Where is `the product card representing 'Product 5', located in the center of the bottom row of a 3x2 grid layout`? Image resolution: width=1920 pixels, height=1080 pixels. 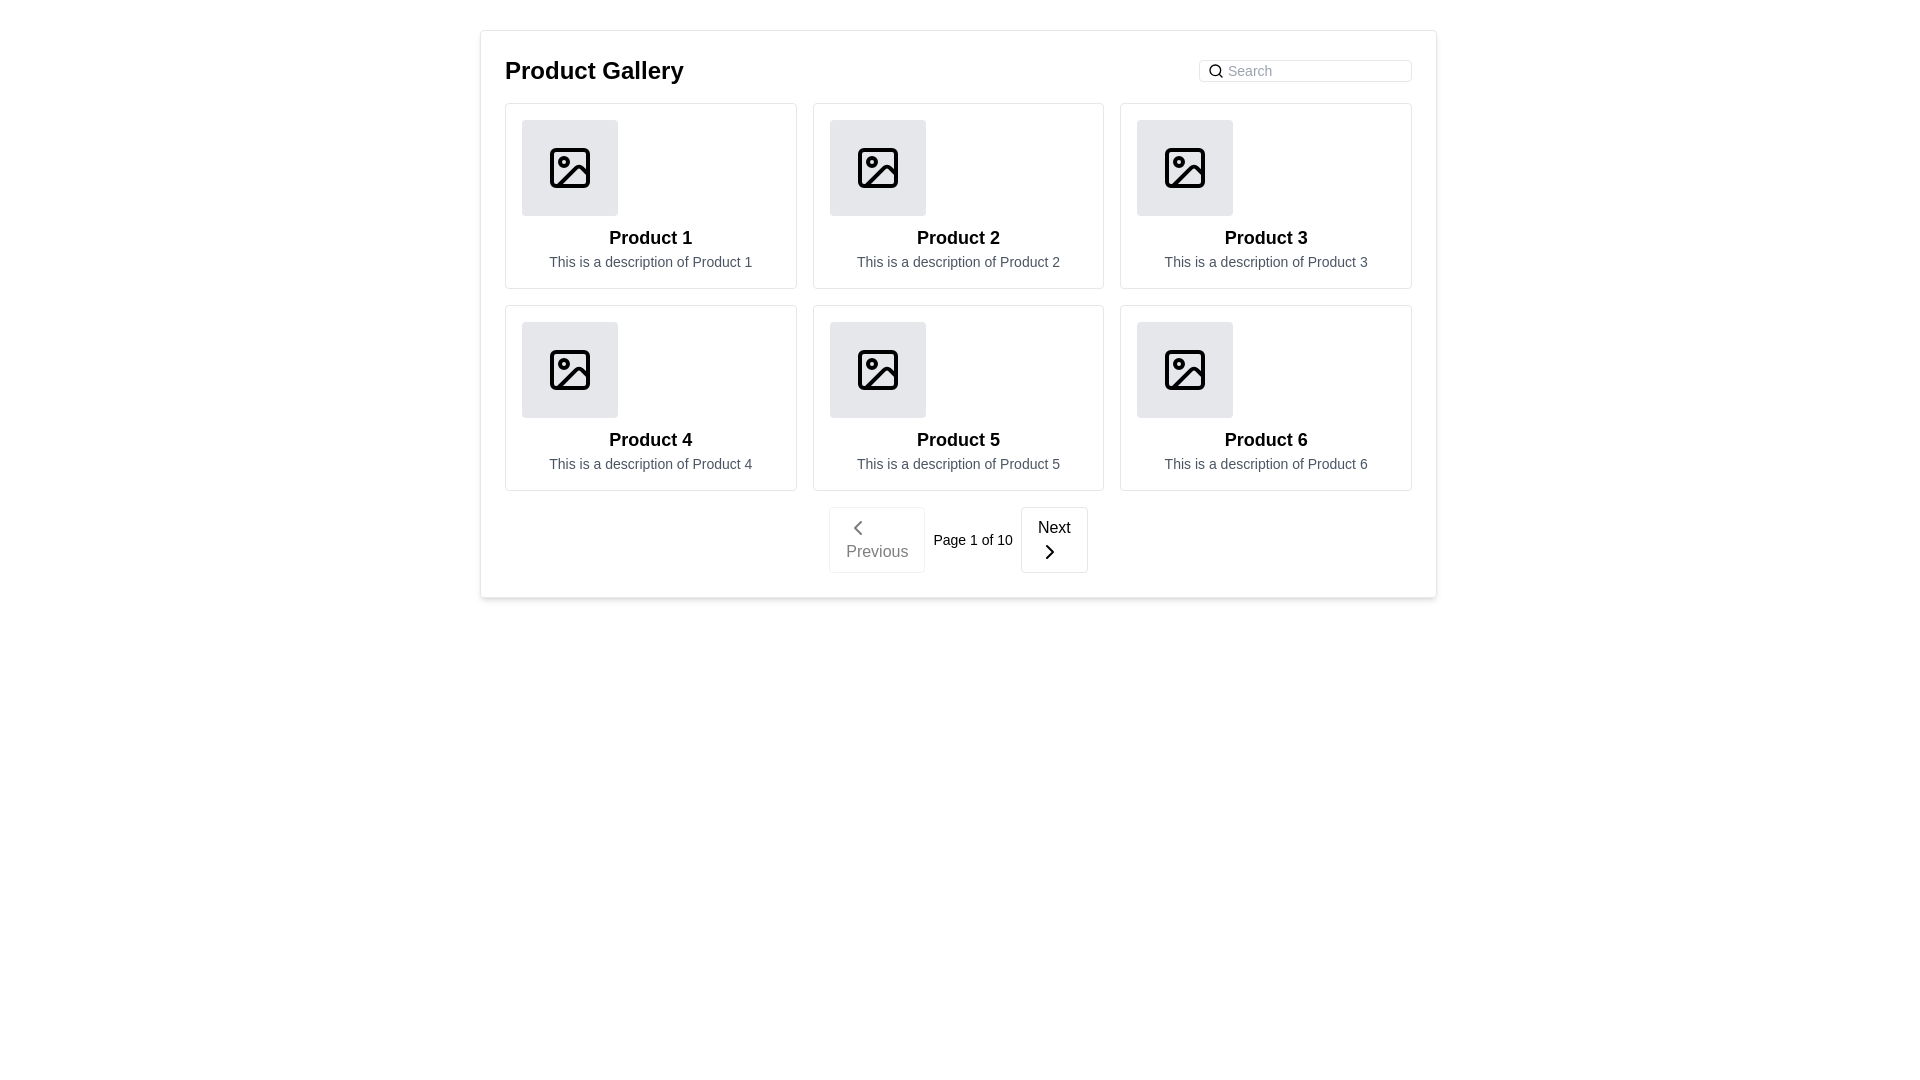 the product card representing 'Product 5', located in the center of the bottom row of a 3x2 grid layout is located at coordinates (957, 397).